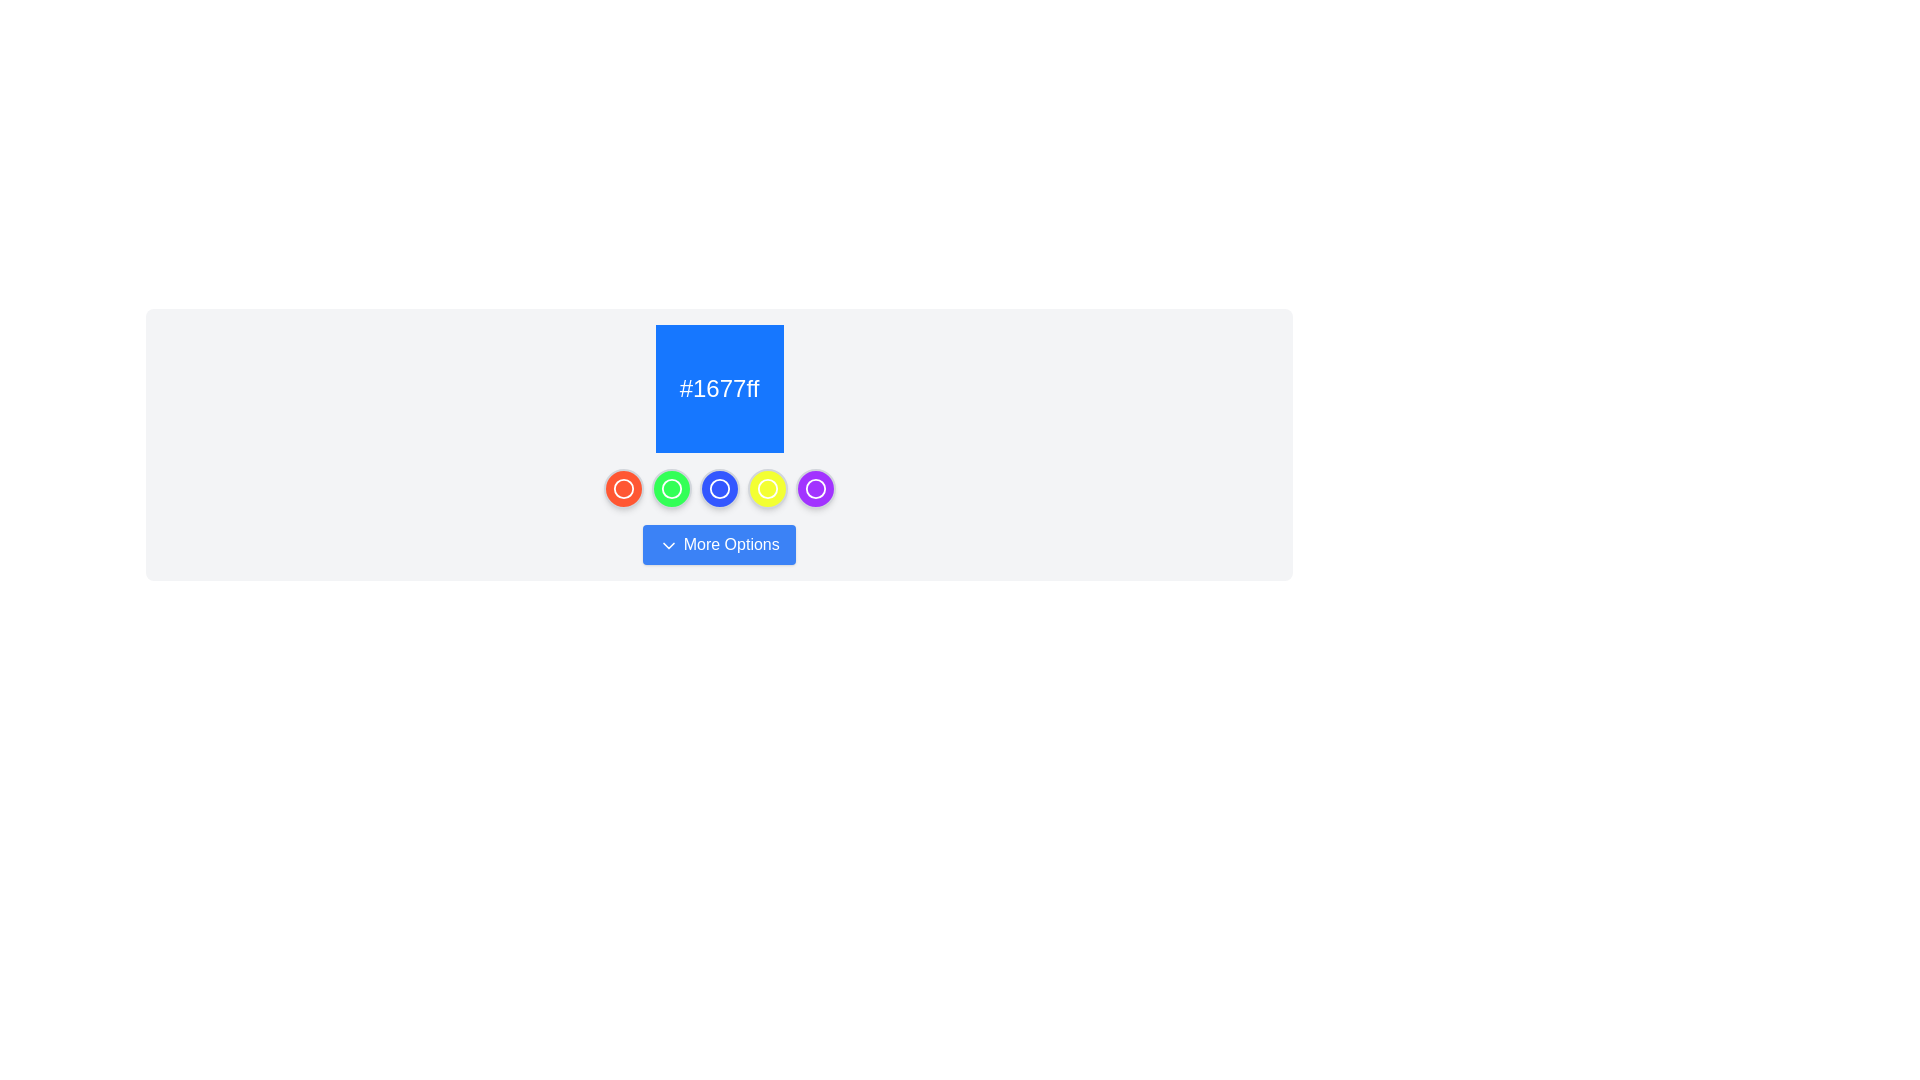 The height and width of the screenshot is (1080, 1920). I want to click on the fourth circular icon from left to right, so click(766, 489).